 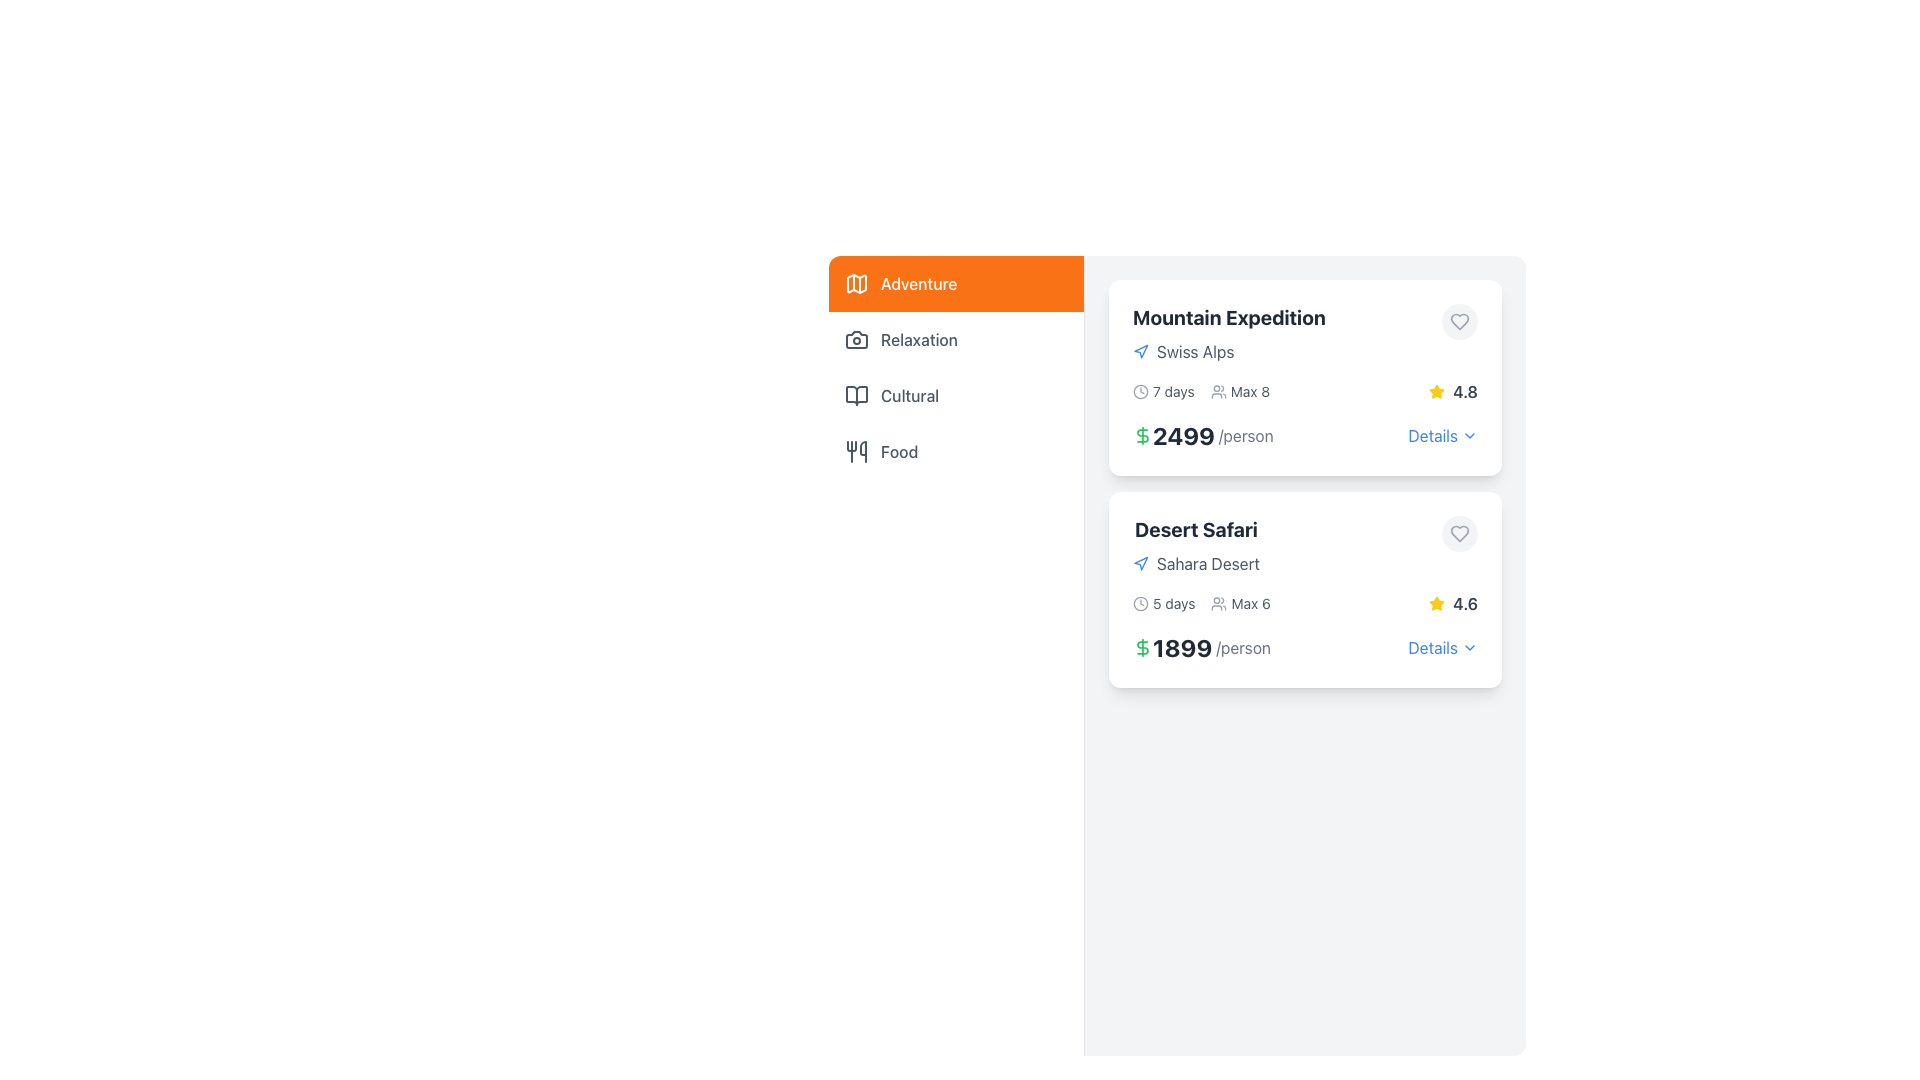 I want to click on the star icon representing the rating of the desert safari card, located at the bottom-right of the card, to interact with it, so click(x=1436, y=602).